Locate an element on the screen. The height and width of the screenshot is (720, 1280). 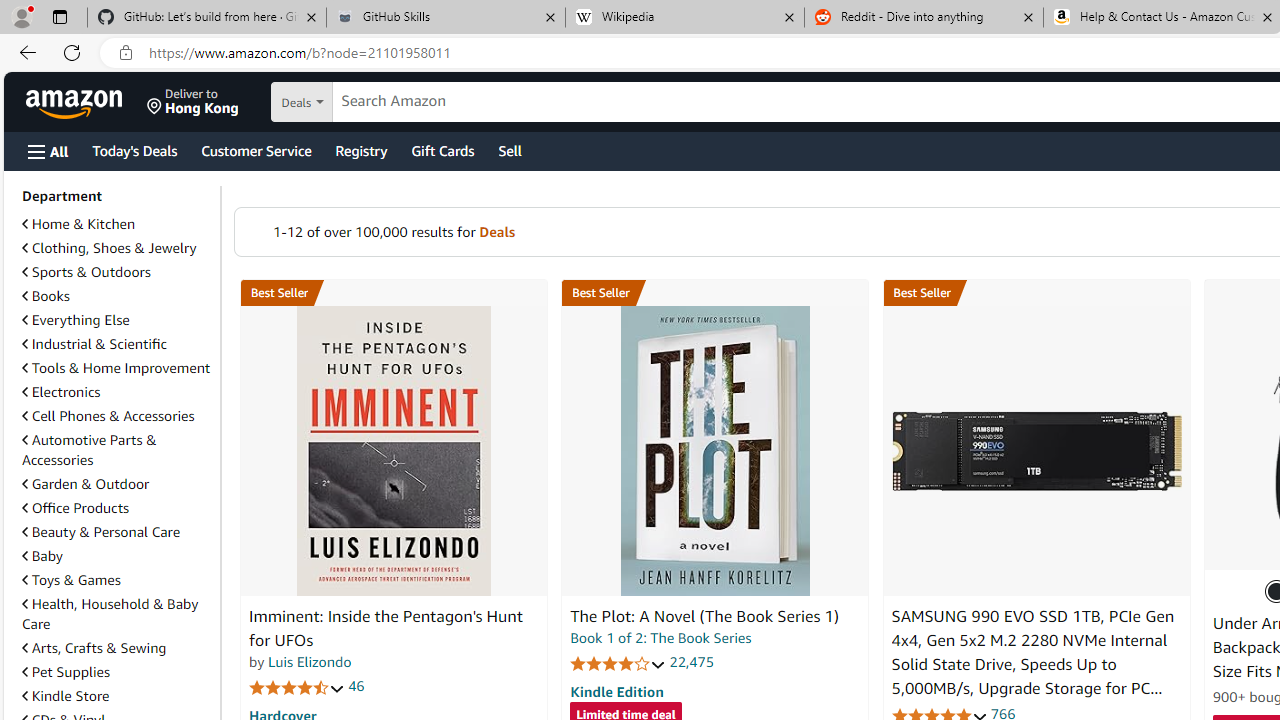
'Home & Kitchen' is located at coordinates (78, 224).